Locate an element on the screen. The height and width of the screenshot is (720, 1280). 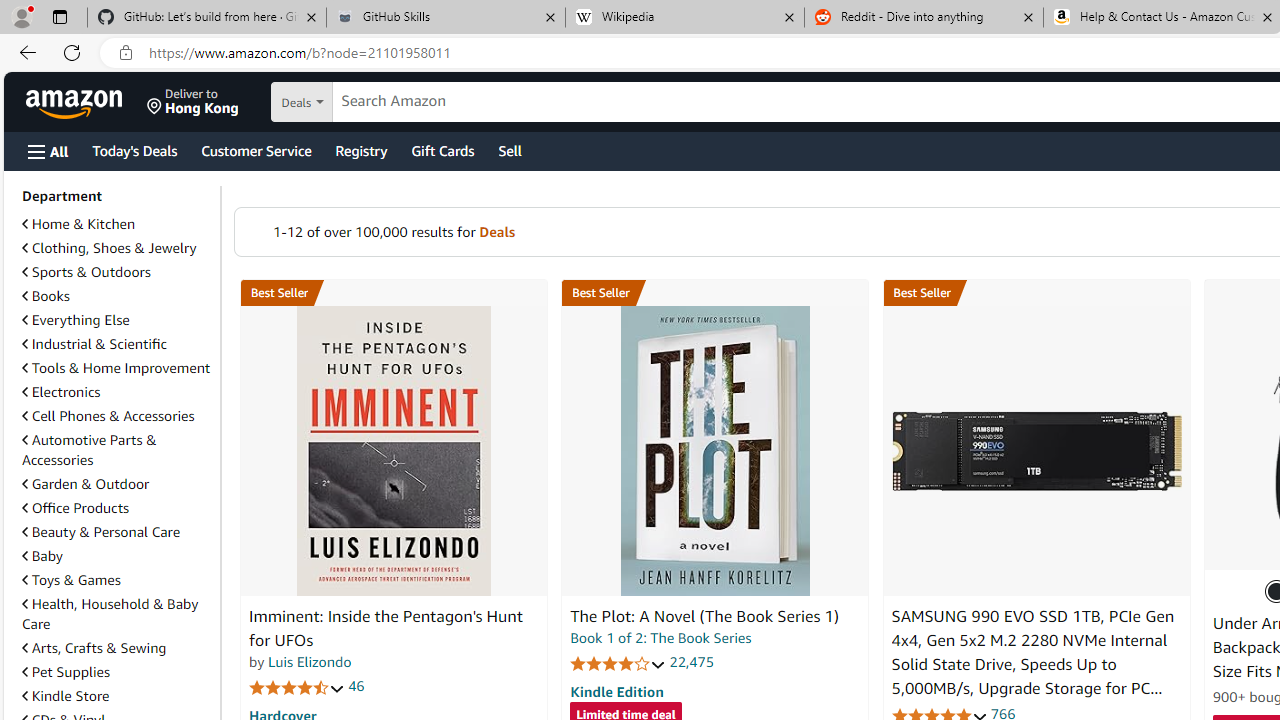
'Home & Kitchen' is located at coordinates (78, 224).